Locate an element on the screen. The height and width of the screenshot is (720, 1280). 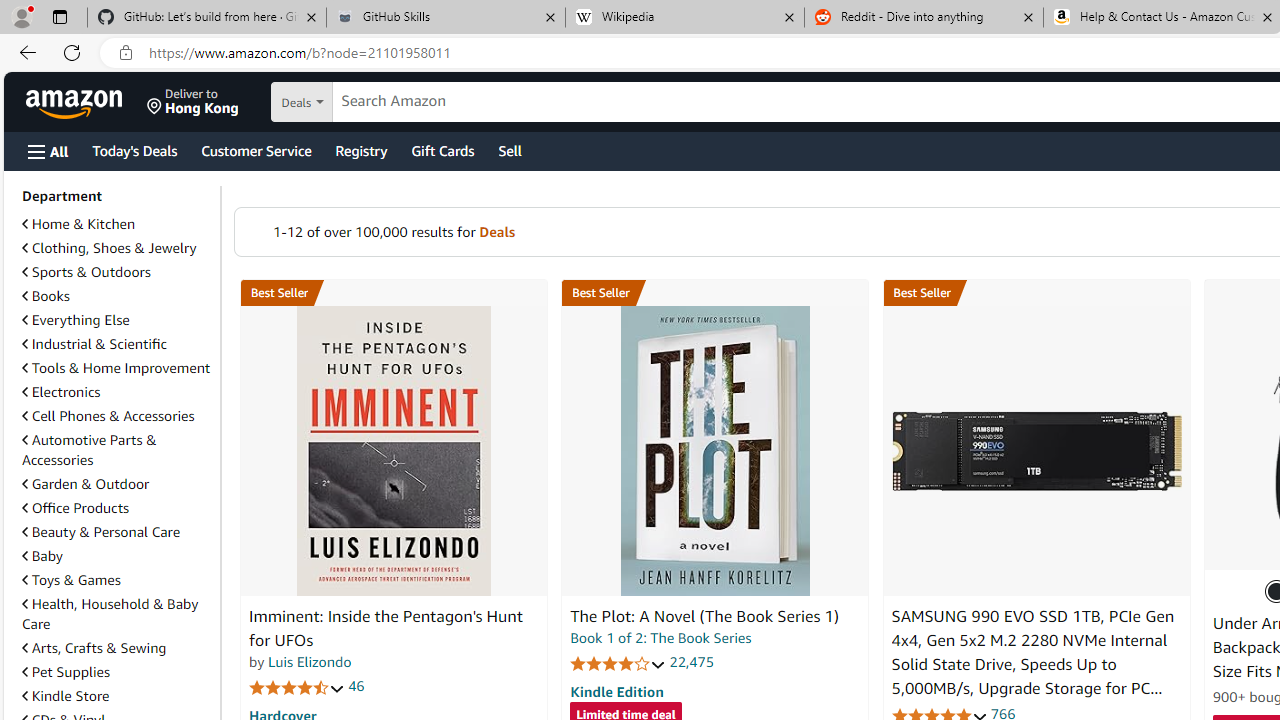
'Home & Kitchen' is located at coordinates (78, 224).